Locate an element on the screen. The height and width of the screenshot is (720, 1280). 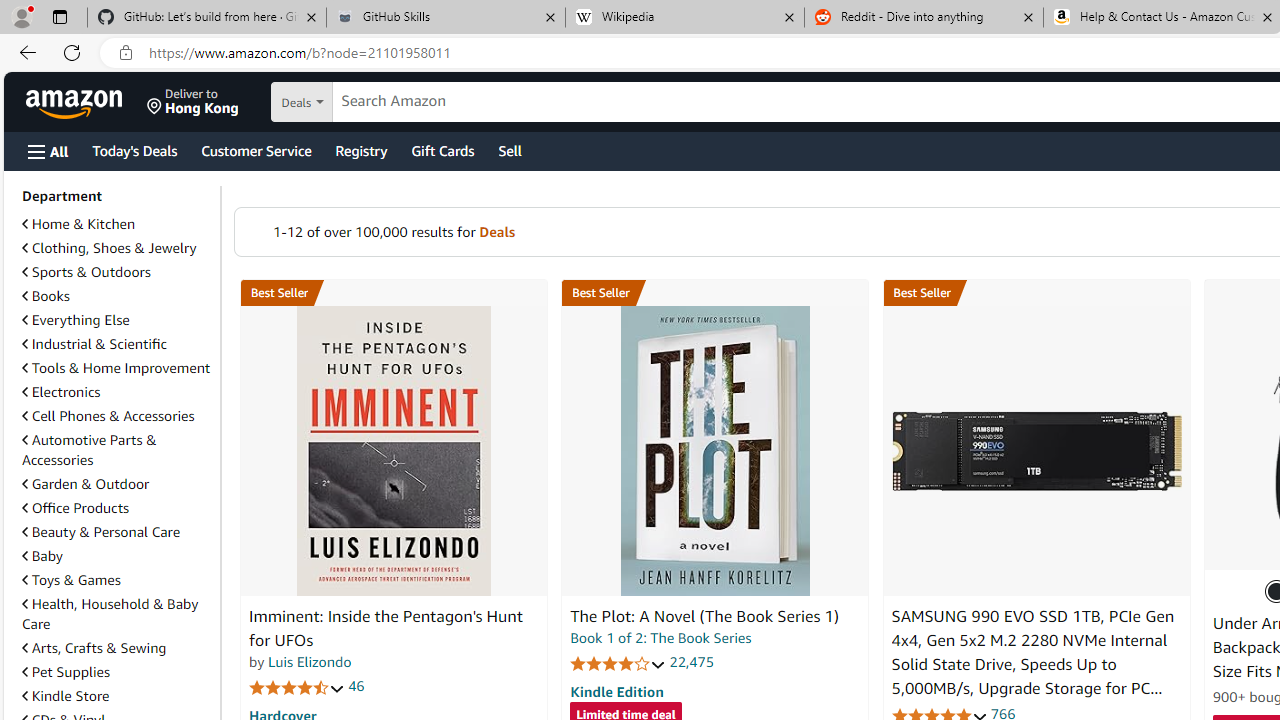
'Home & Kitchen' is located at coordinates (78, 224).